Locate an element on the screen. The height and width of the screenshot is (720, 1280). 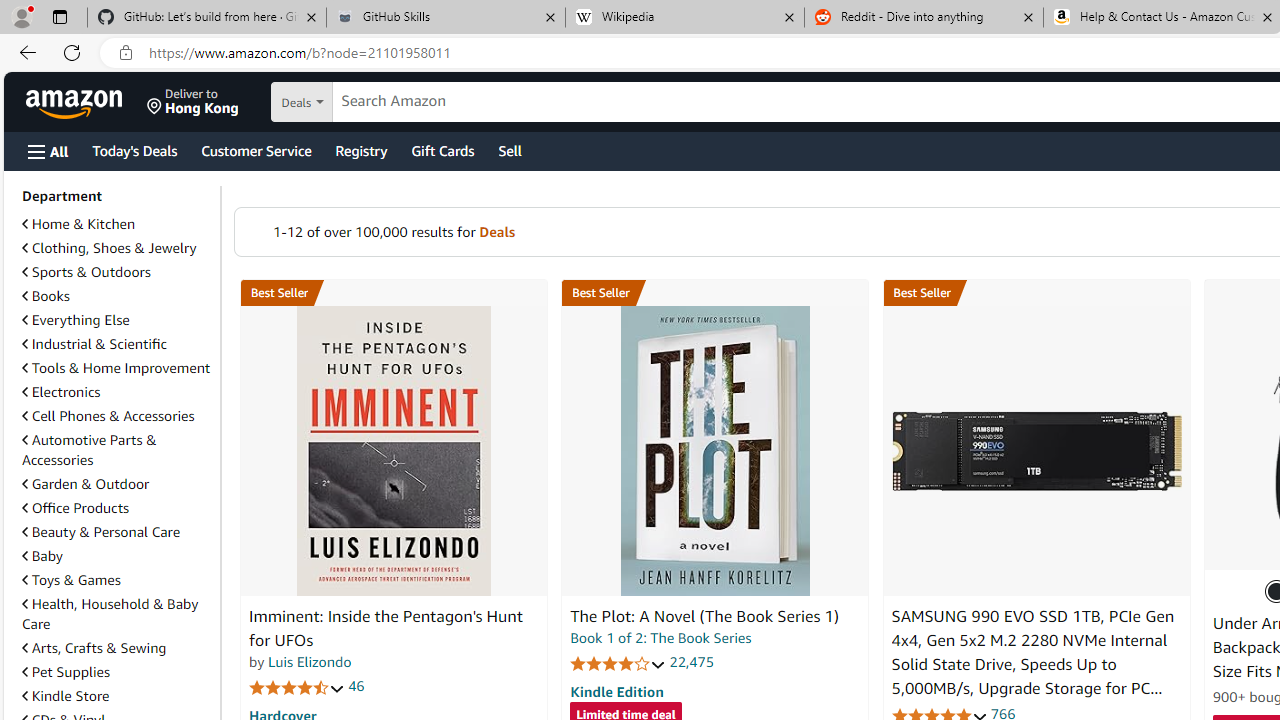
'Home & Kitchen' is located at coordinates (78, 224).